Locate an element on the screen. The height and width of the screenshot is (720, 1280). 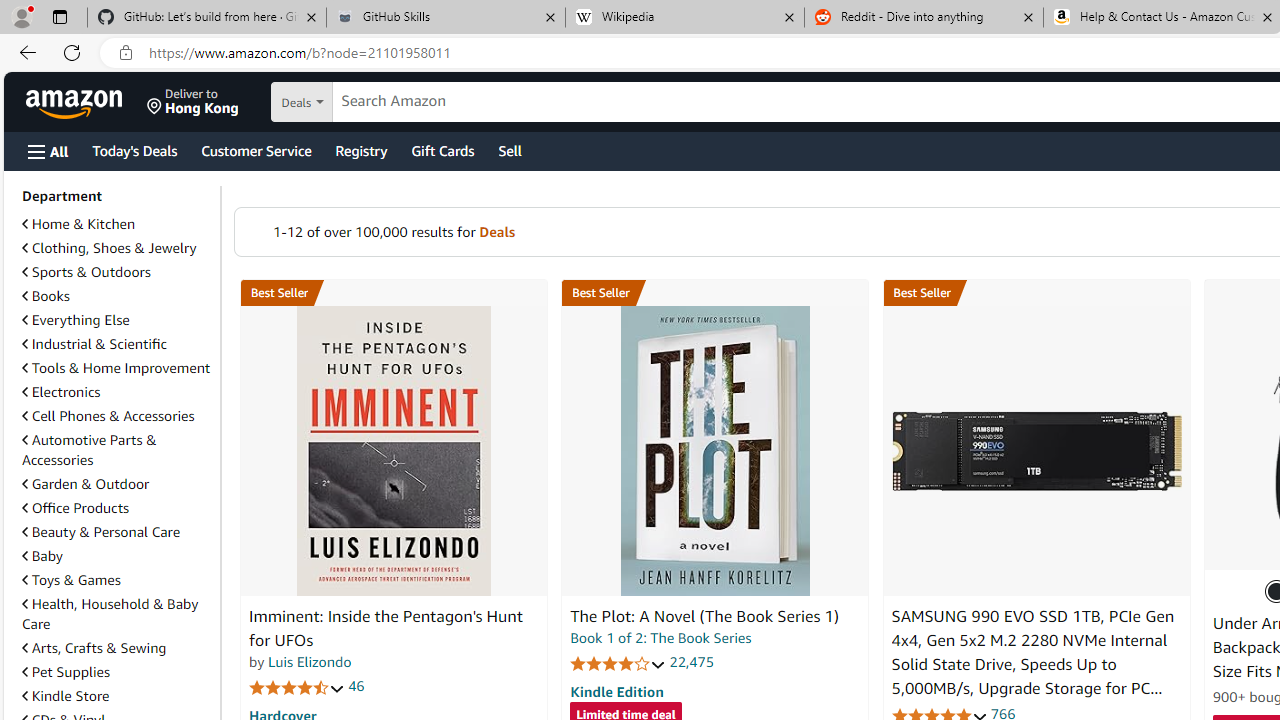
'Home & Kitchen' is located at coordinates (78, 224).